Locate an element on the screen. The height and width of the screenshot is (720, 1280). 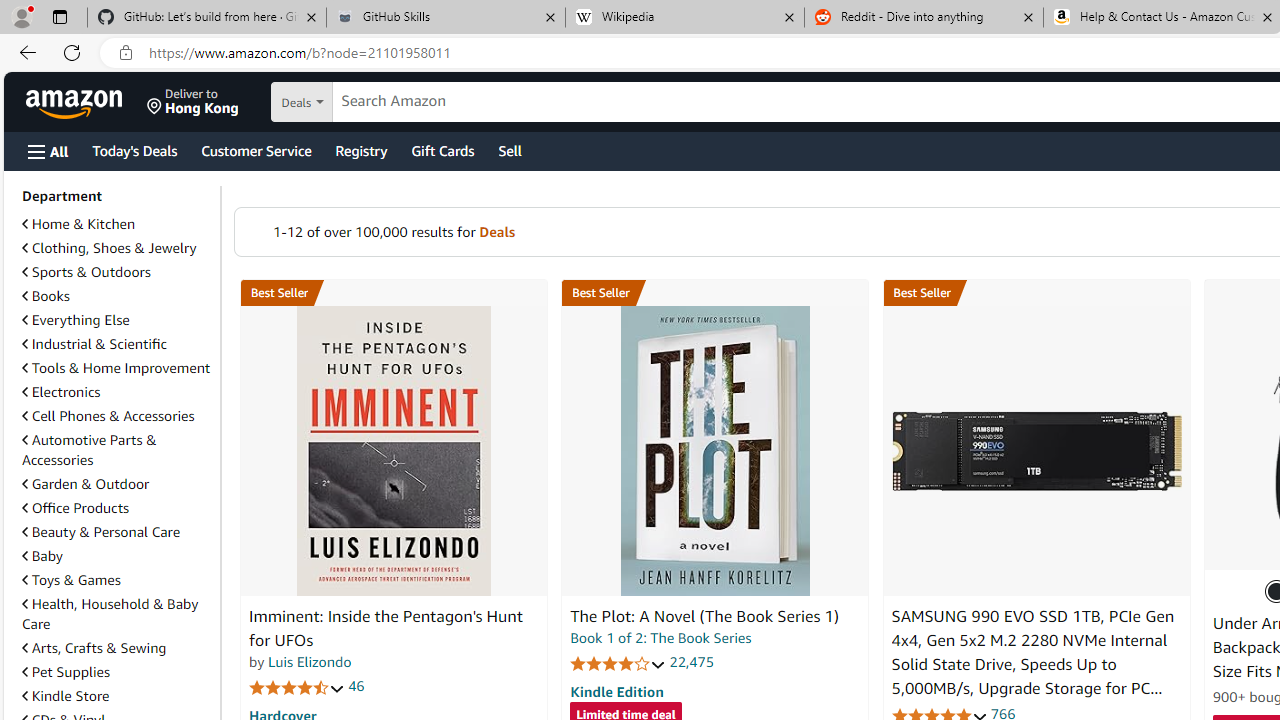
'Home & Kitchen' is located at coordinates (78, 224).